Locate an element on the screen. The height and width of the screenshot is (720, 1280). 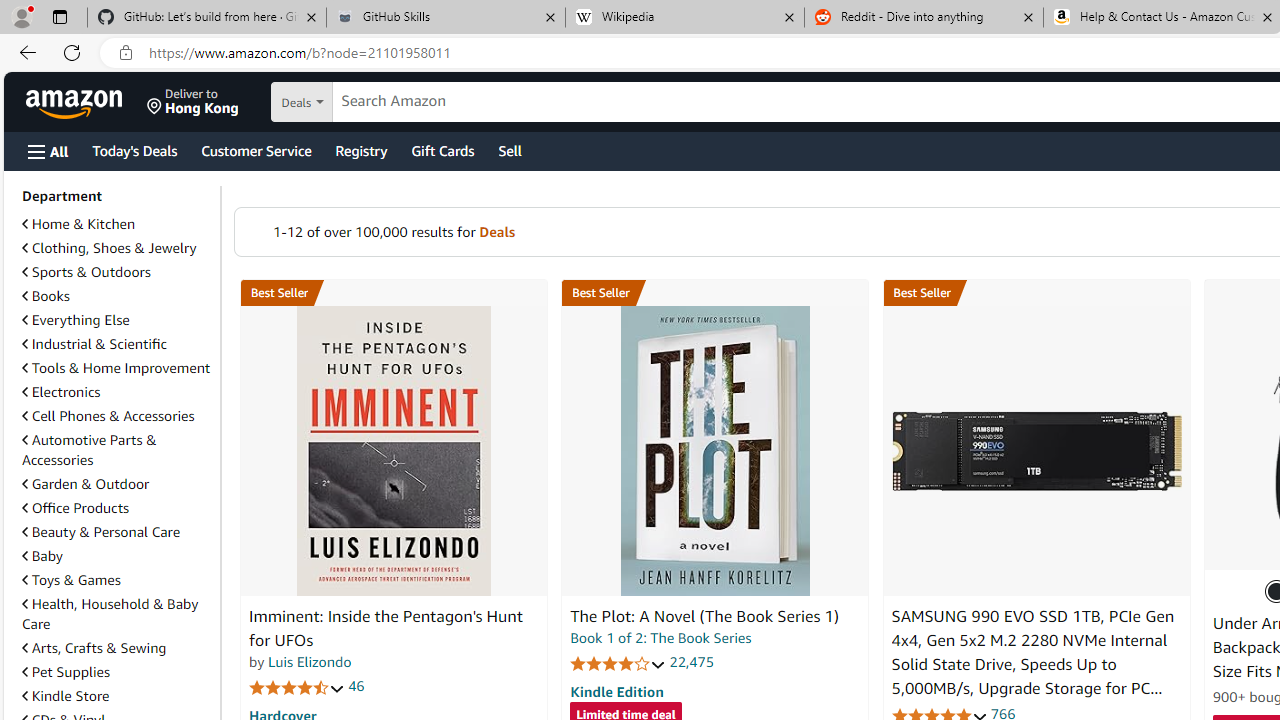
'Home & Kitchen' is located at coordinates (78, 224).